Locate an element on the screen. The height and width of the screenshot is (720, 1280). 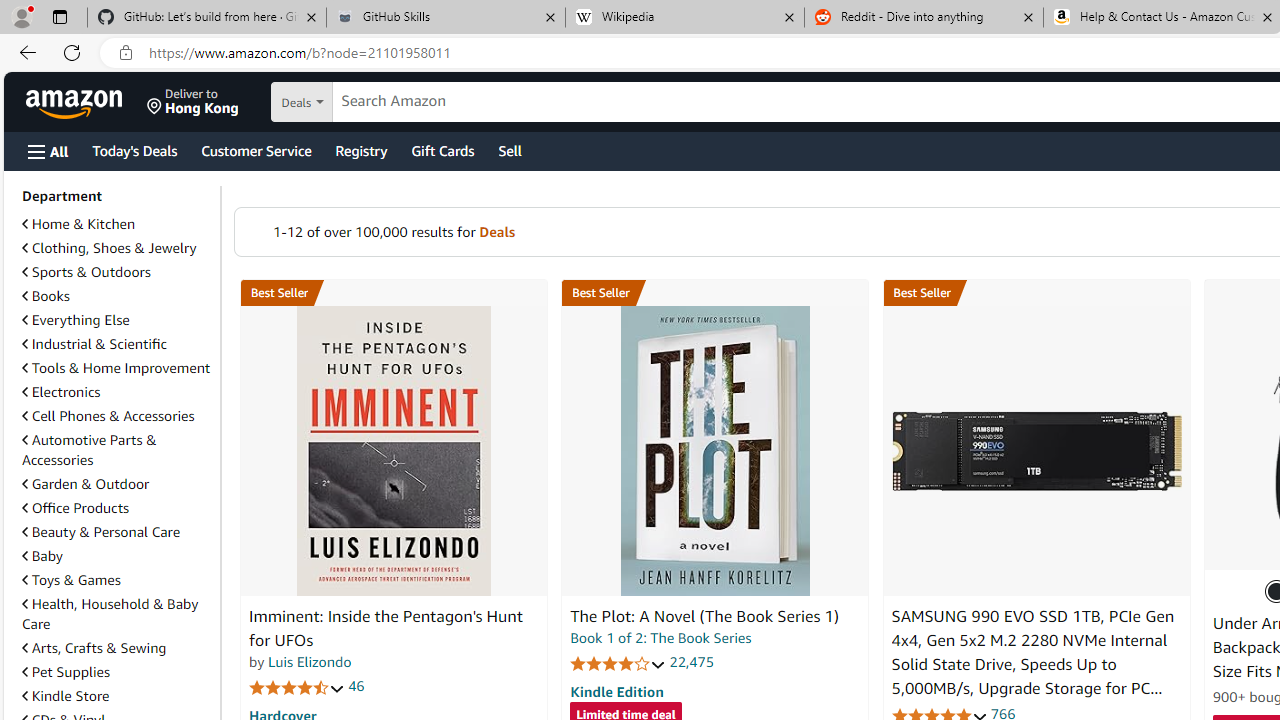
'Home & Kitchen' is located at coordinates (78, 224).